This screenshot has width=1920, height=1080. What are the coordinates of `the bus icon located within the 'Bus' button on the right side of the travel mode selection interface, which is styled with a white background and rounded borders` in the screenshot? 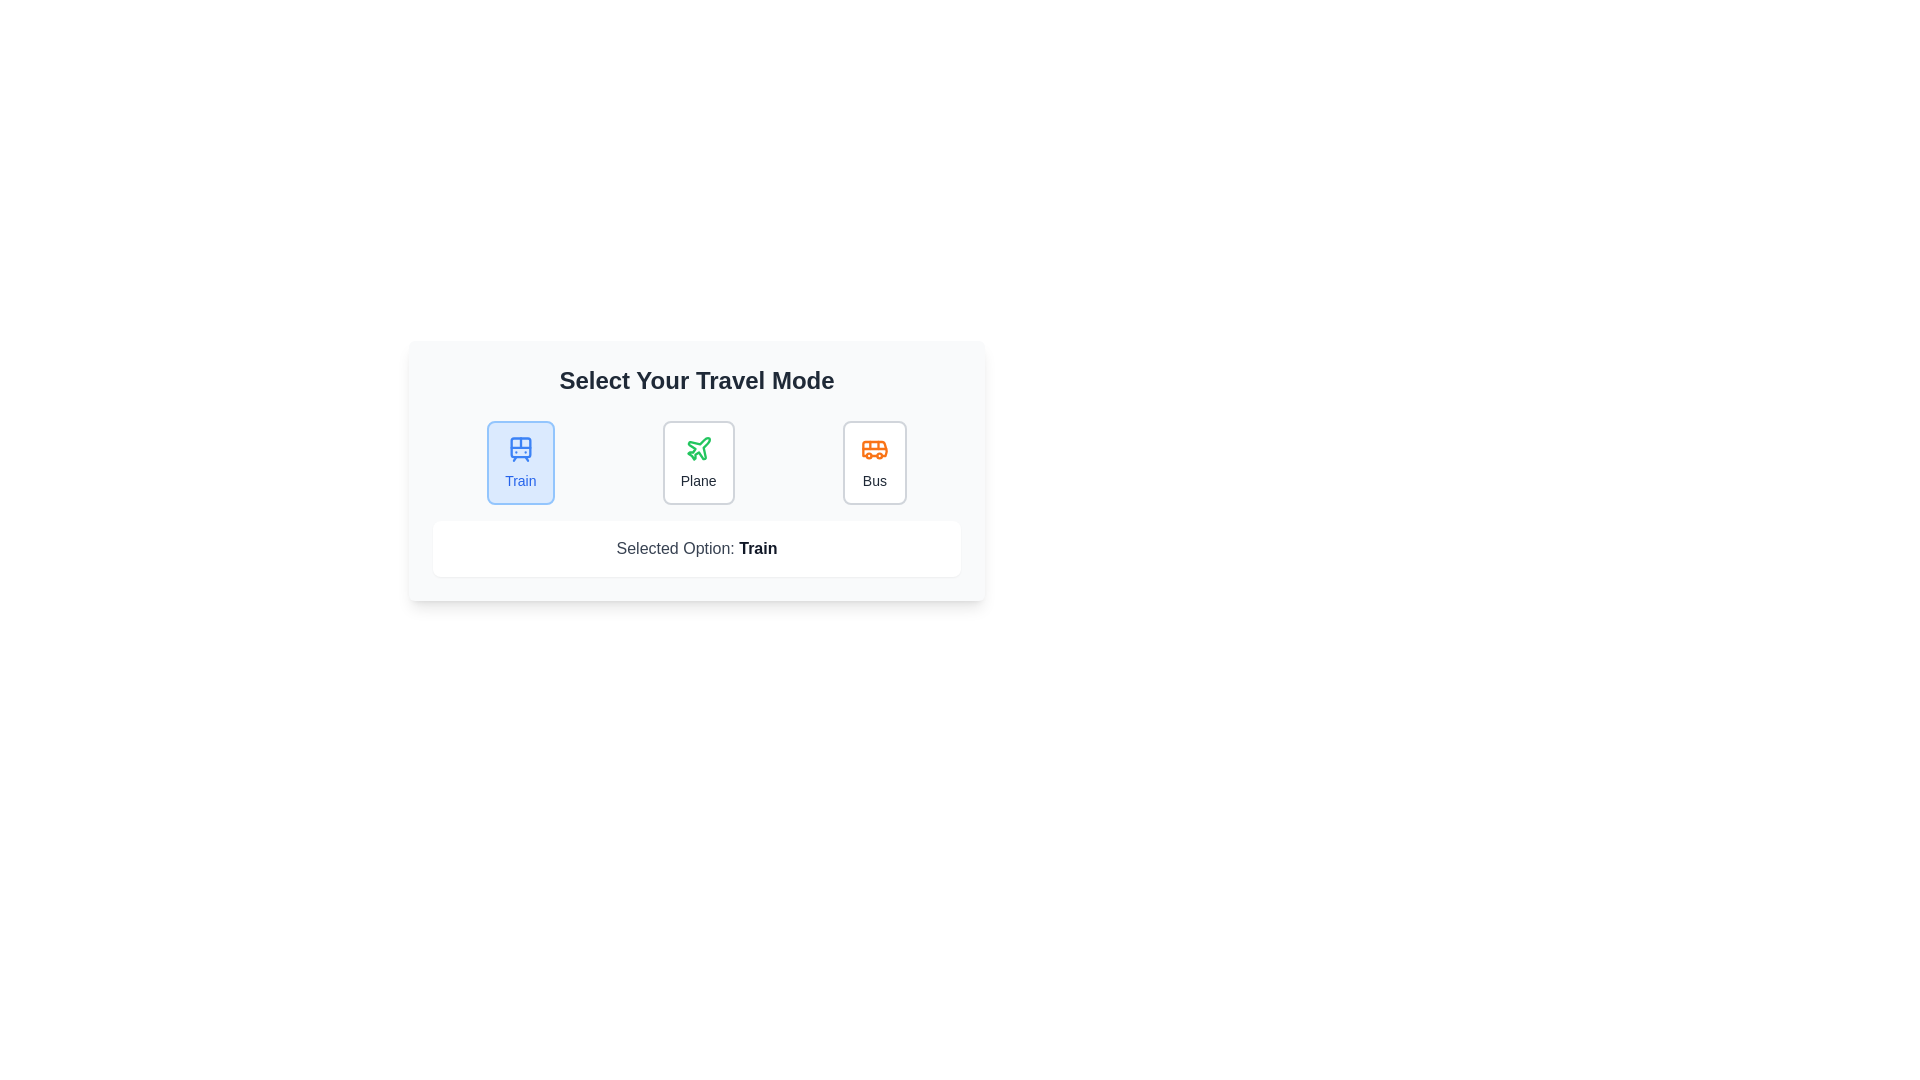 It's located at (874, 447).